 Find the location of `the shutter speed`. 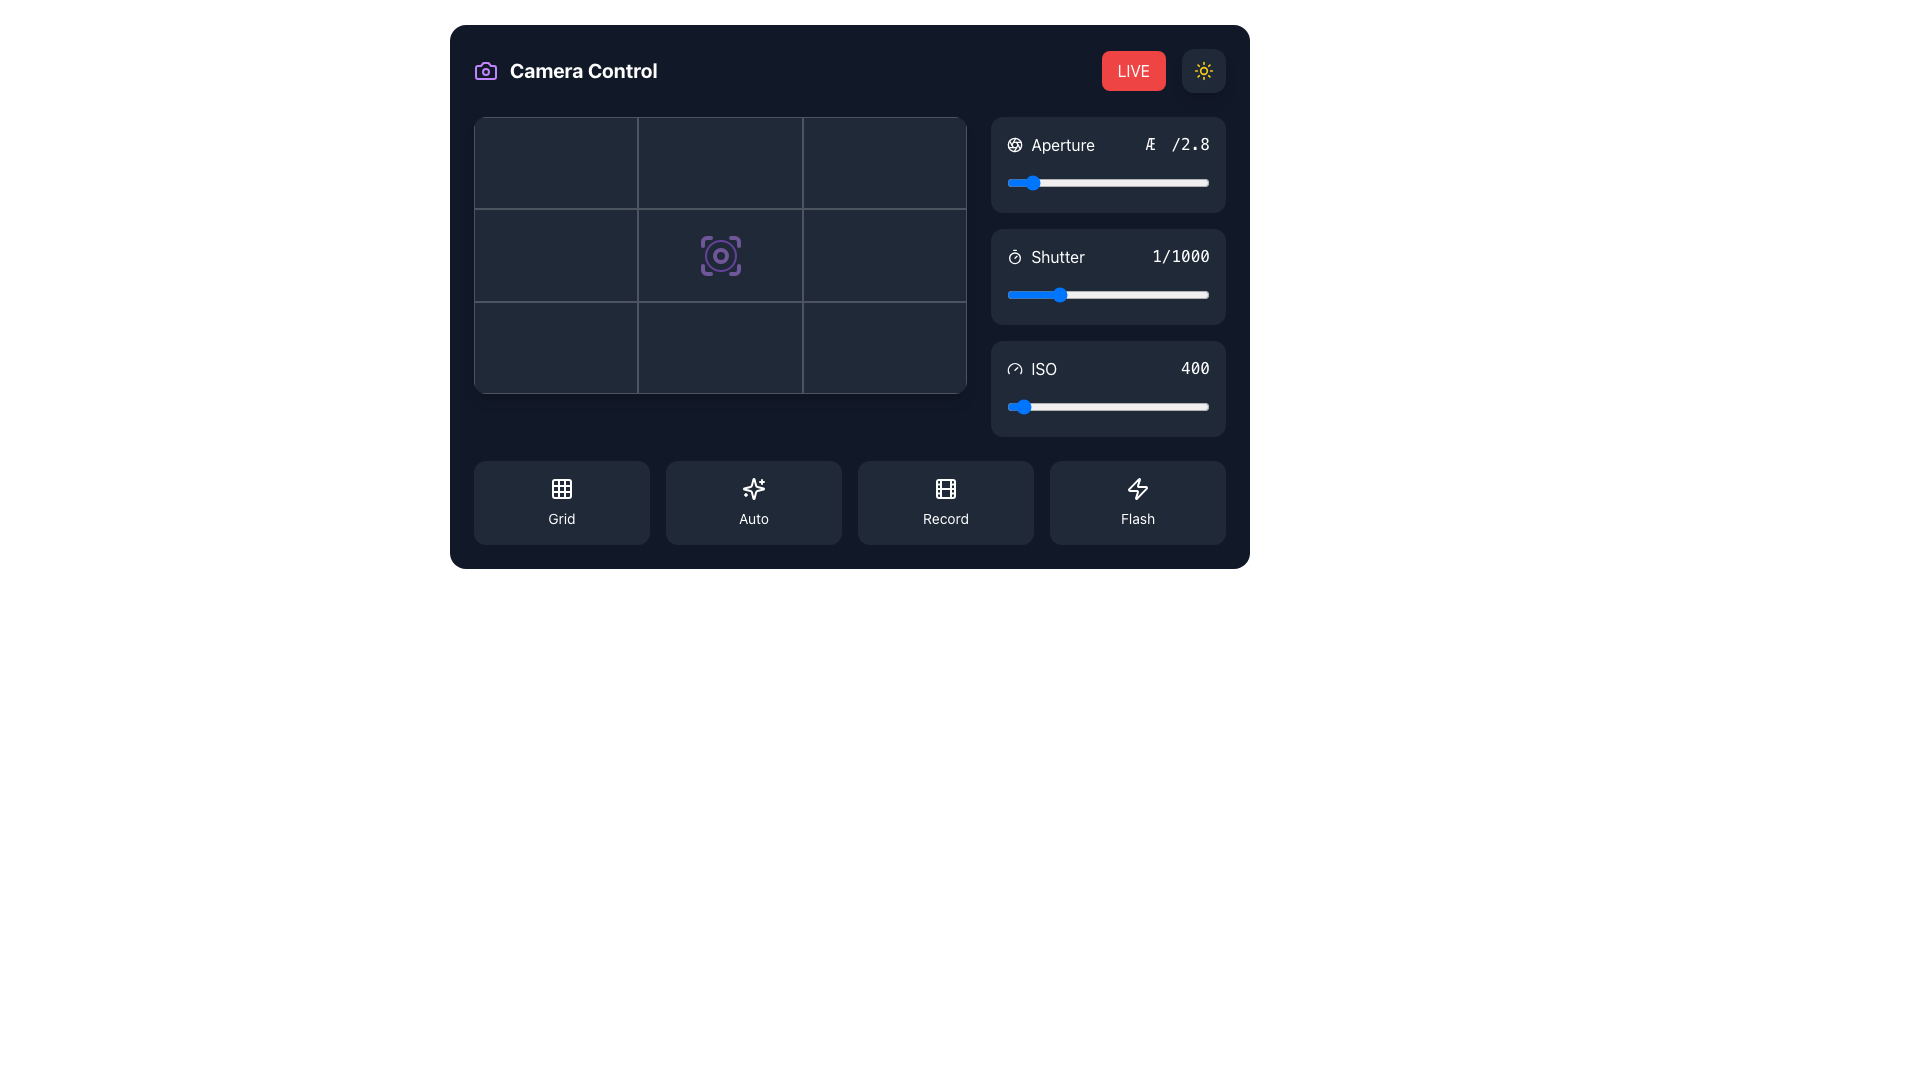

the shutter speed is located at coordinates (1044, 294).